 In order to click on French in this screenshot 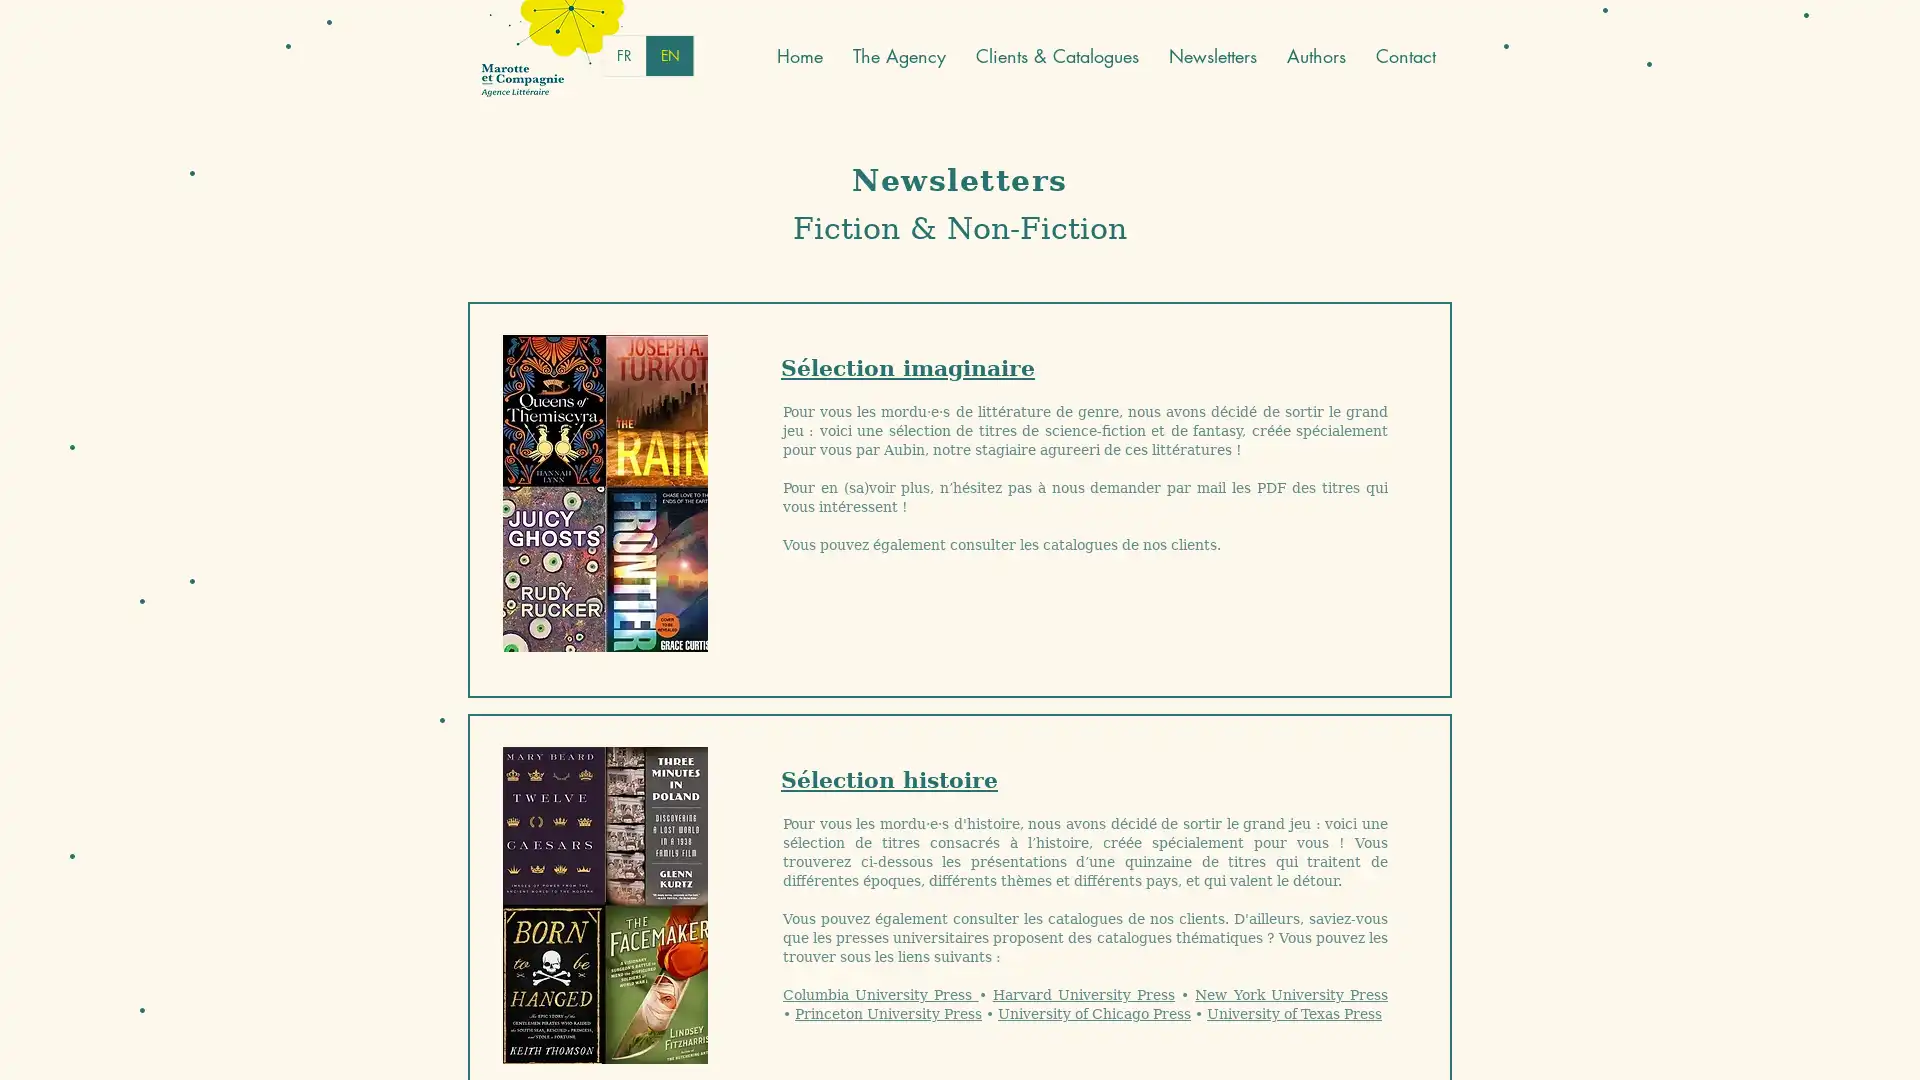, I will do `click(667, 55)`.